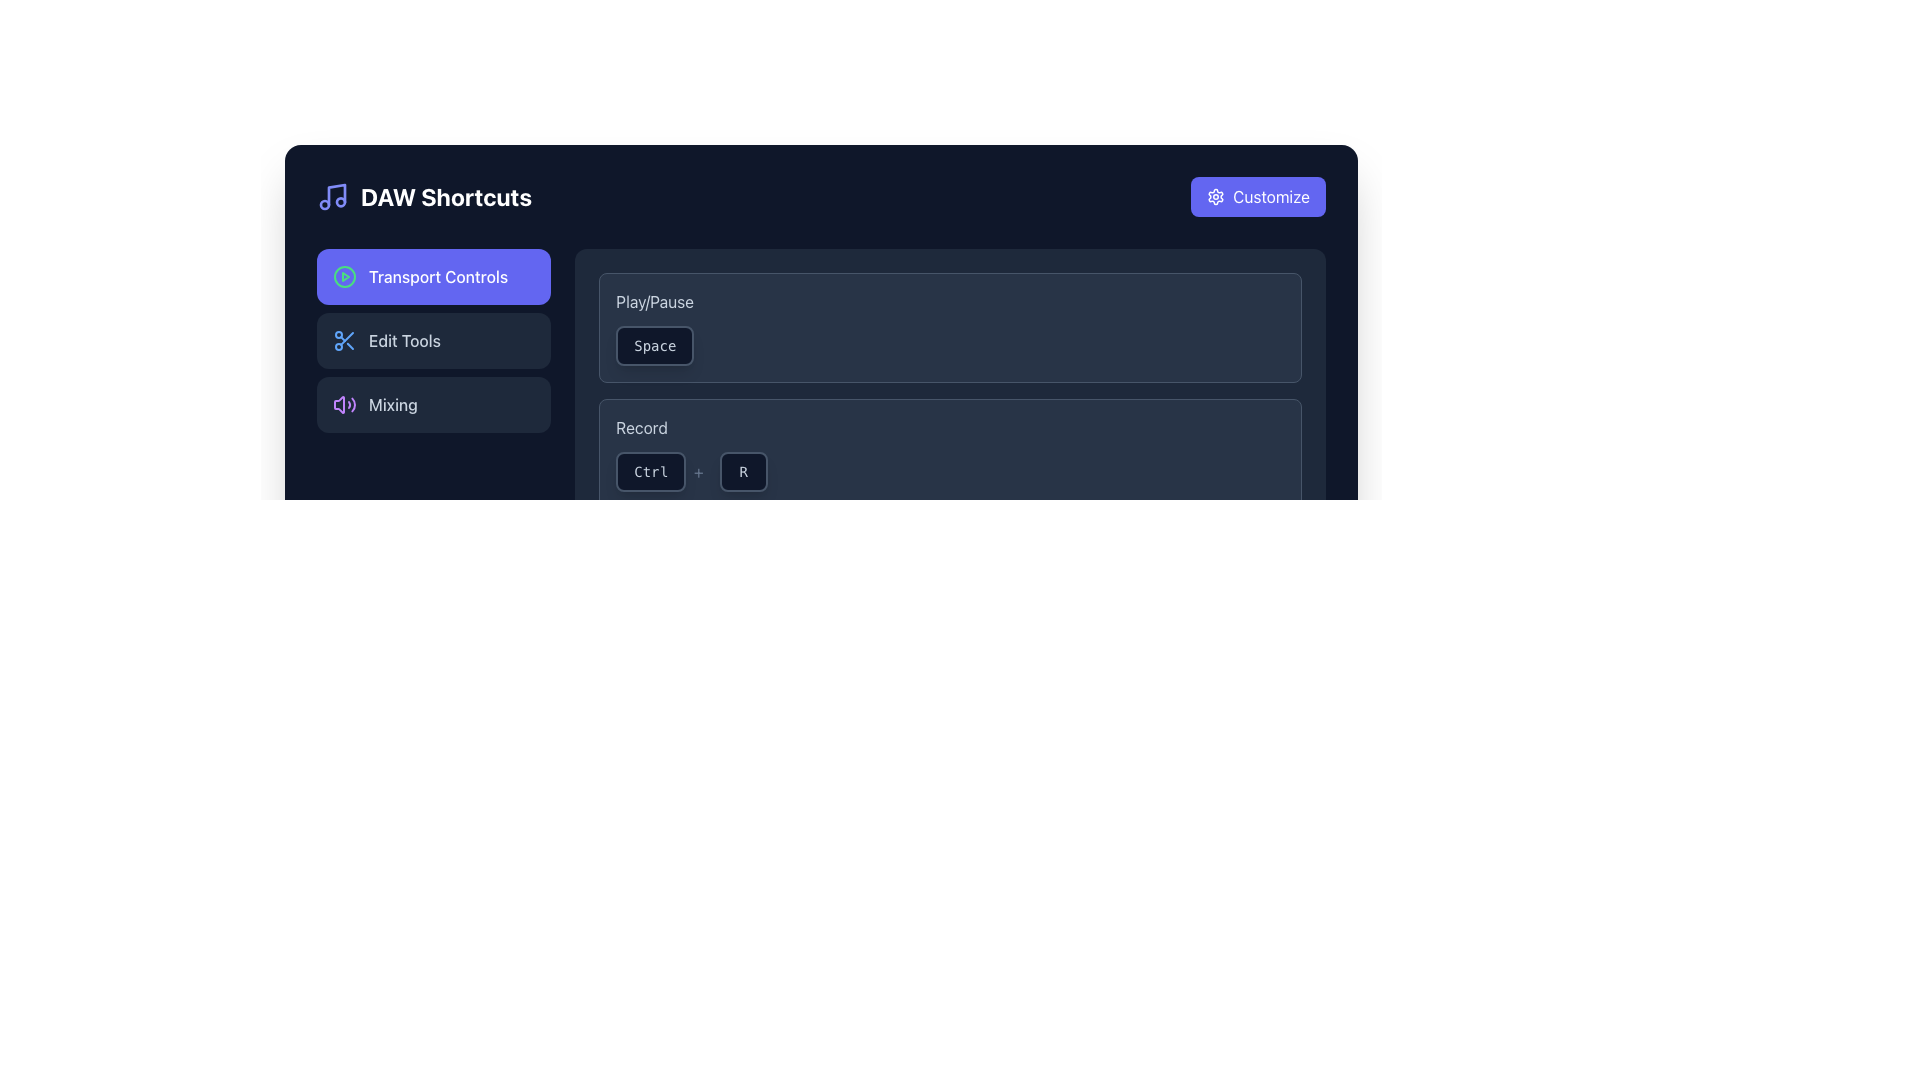 The width and height of the screenshot is (1920, 1080). Describe the element at coordinates (663, 471) in the screenshot. I see `the 'Ctrl' button-like visual element with a dark slate background and rounded corners, part of the 'Record' shortcut representation` at that location.